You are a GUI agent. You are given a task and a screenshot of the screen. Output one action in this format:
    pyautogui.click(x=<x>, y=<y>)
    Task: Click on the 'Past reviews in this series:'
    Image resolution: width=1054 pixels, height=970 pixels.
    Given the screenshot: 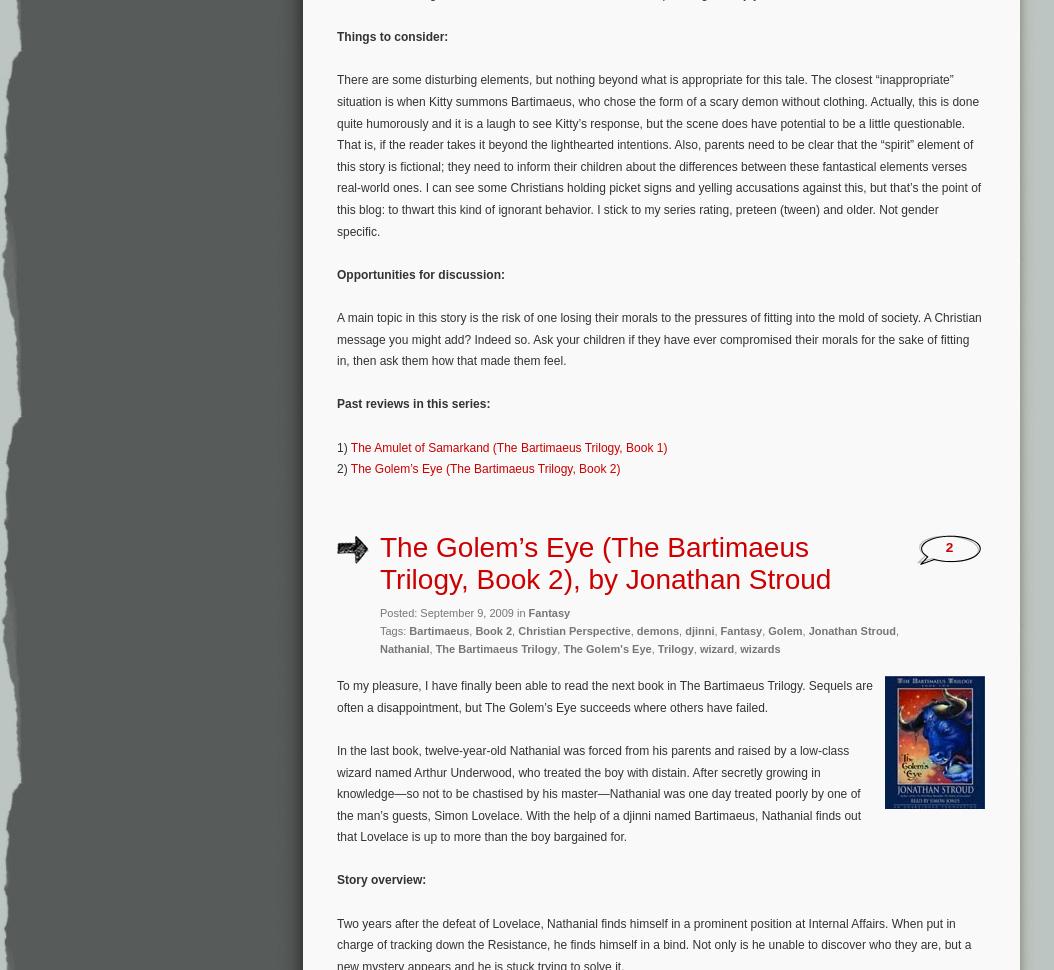 What is the action you would take?
    pyautogui.click(x=412, y=404)
    